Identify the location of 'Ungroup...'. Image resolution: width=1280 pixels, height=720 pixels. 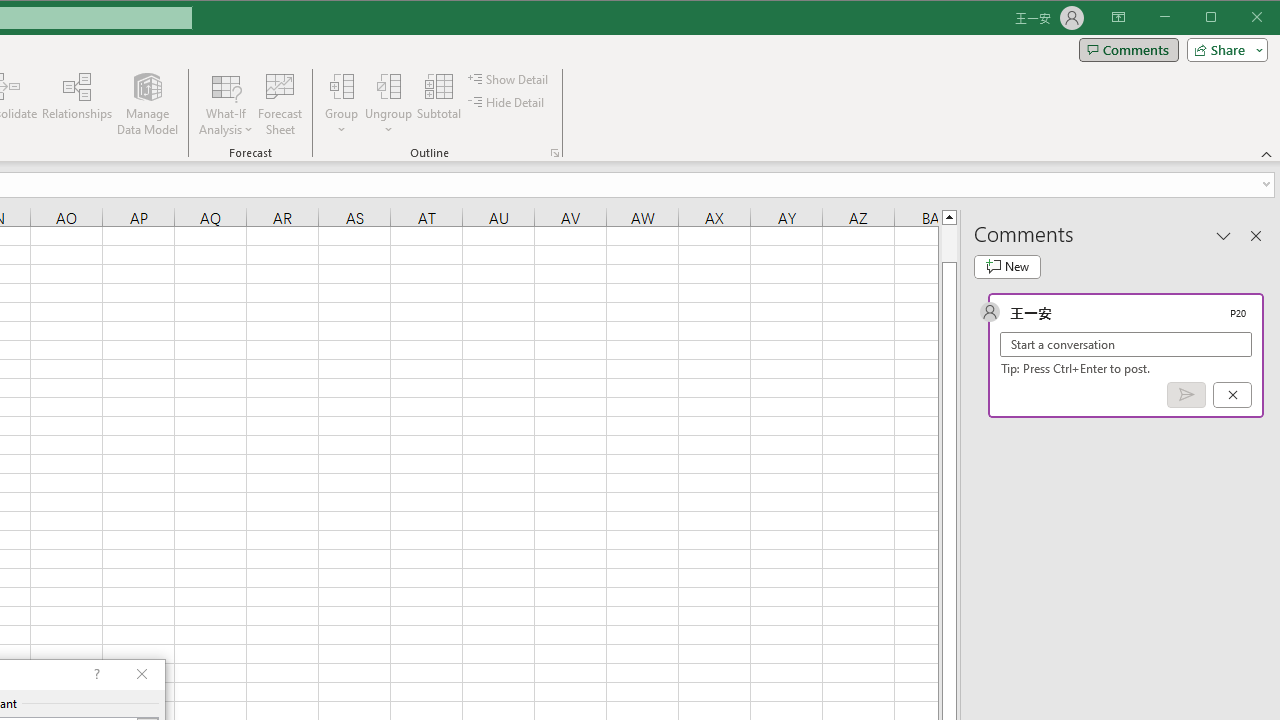
(389, 104).